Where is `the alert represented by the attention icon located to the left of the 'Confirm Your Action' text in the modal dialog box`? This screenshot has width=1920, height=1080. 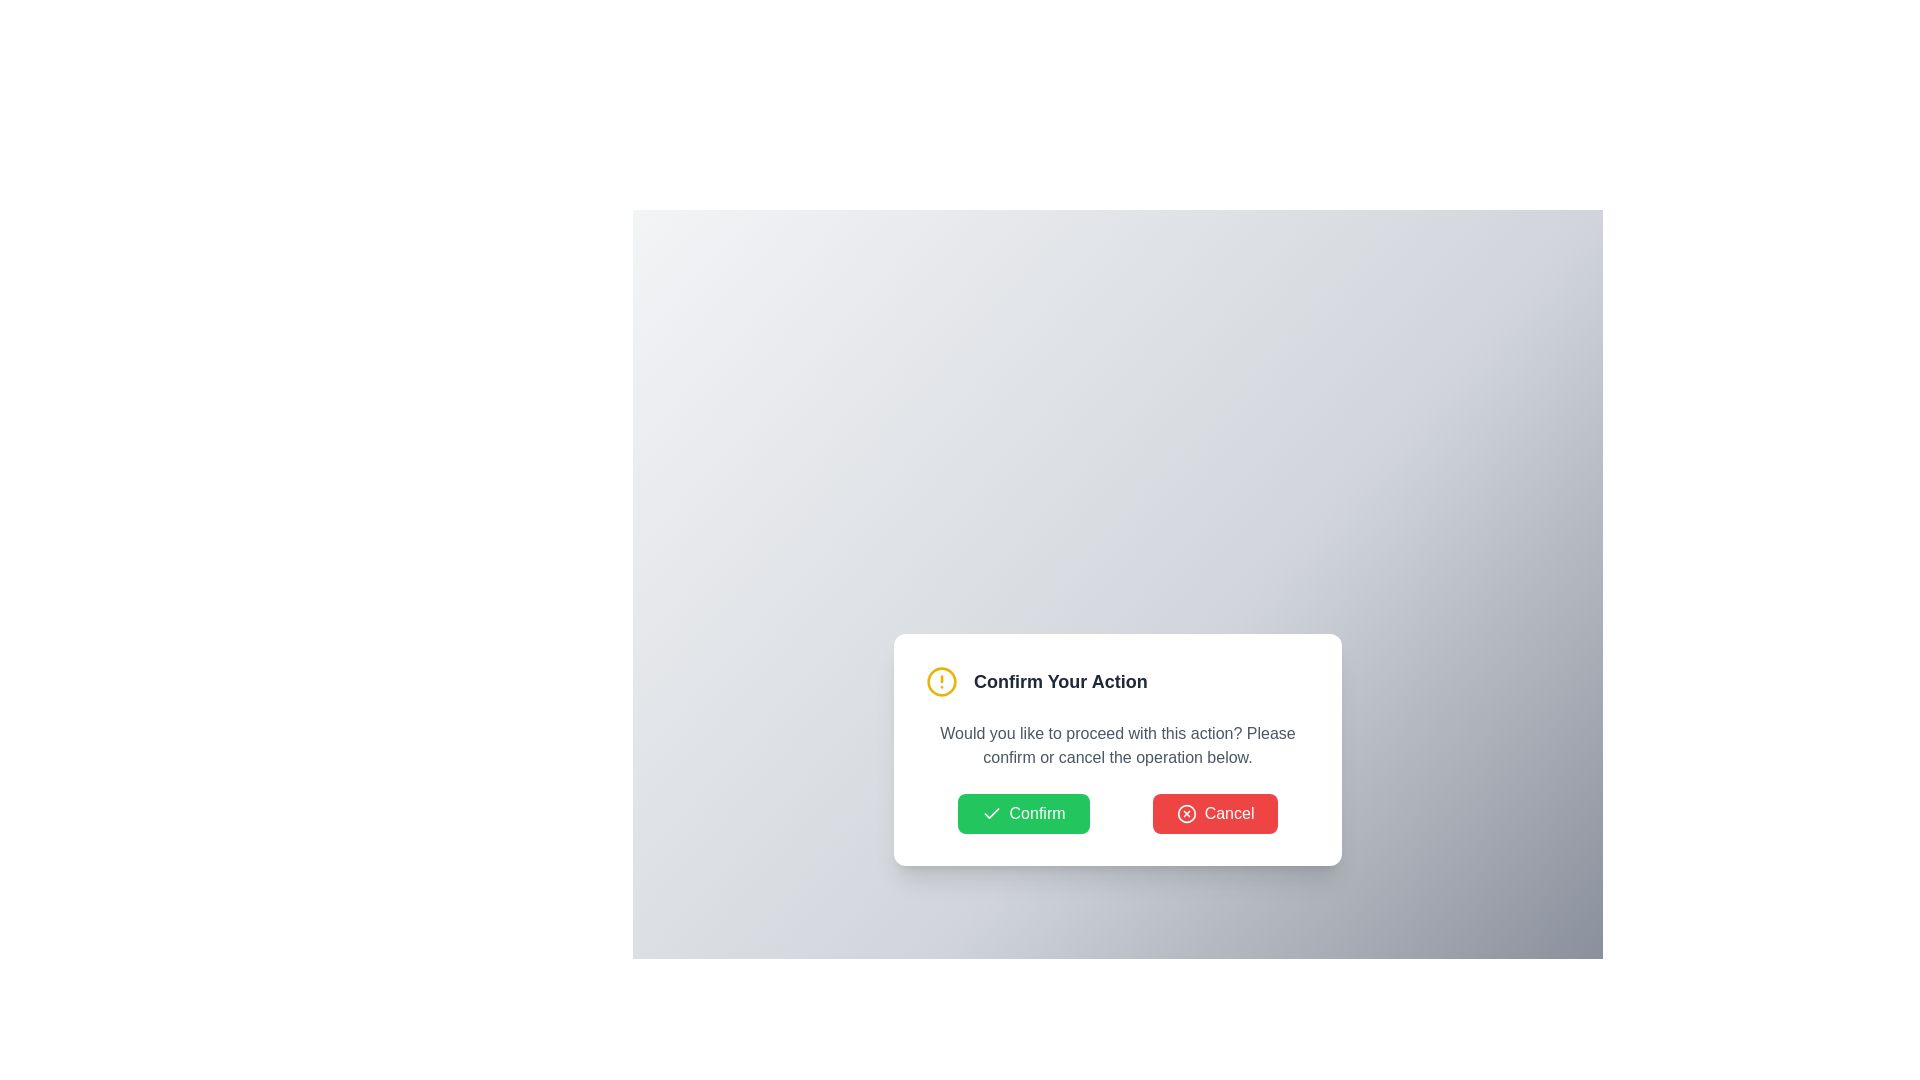
the alert represented by the attention icon located to the left of the 'Confirm Your Action' text in the modal dialog box is located at coordinates (940, 681).